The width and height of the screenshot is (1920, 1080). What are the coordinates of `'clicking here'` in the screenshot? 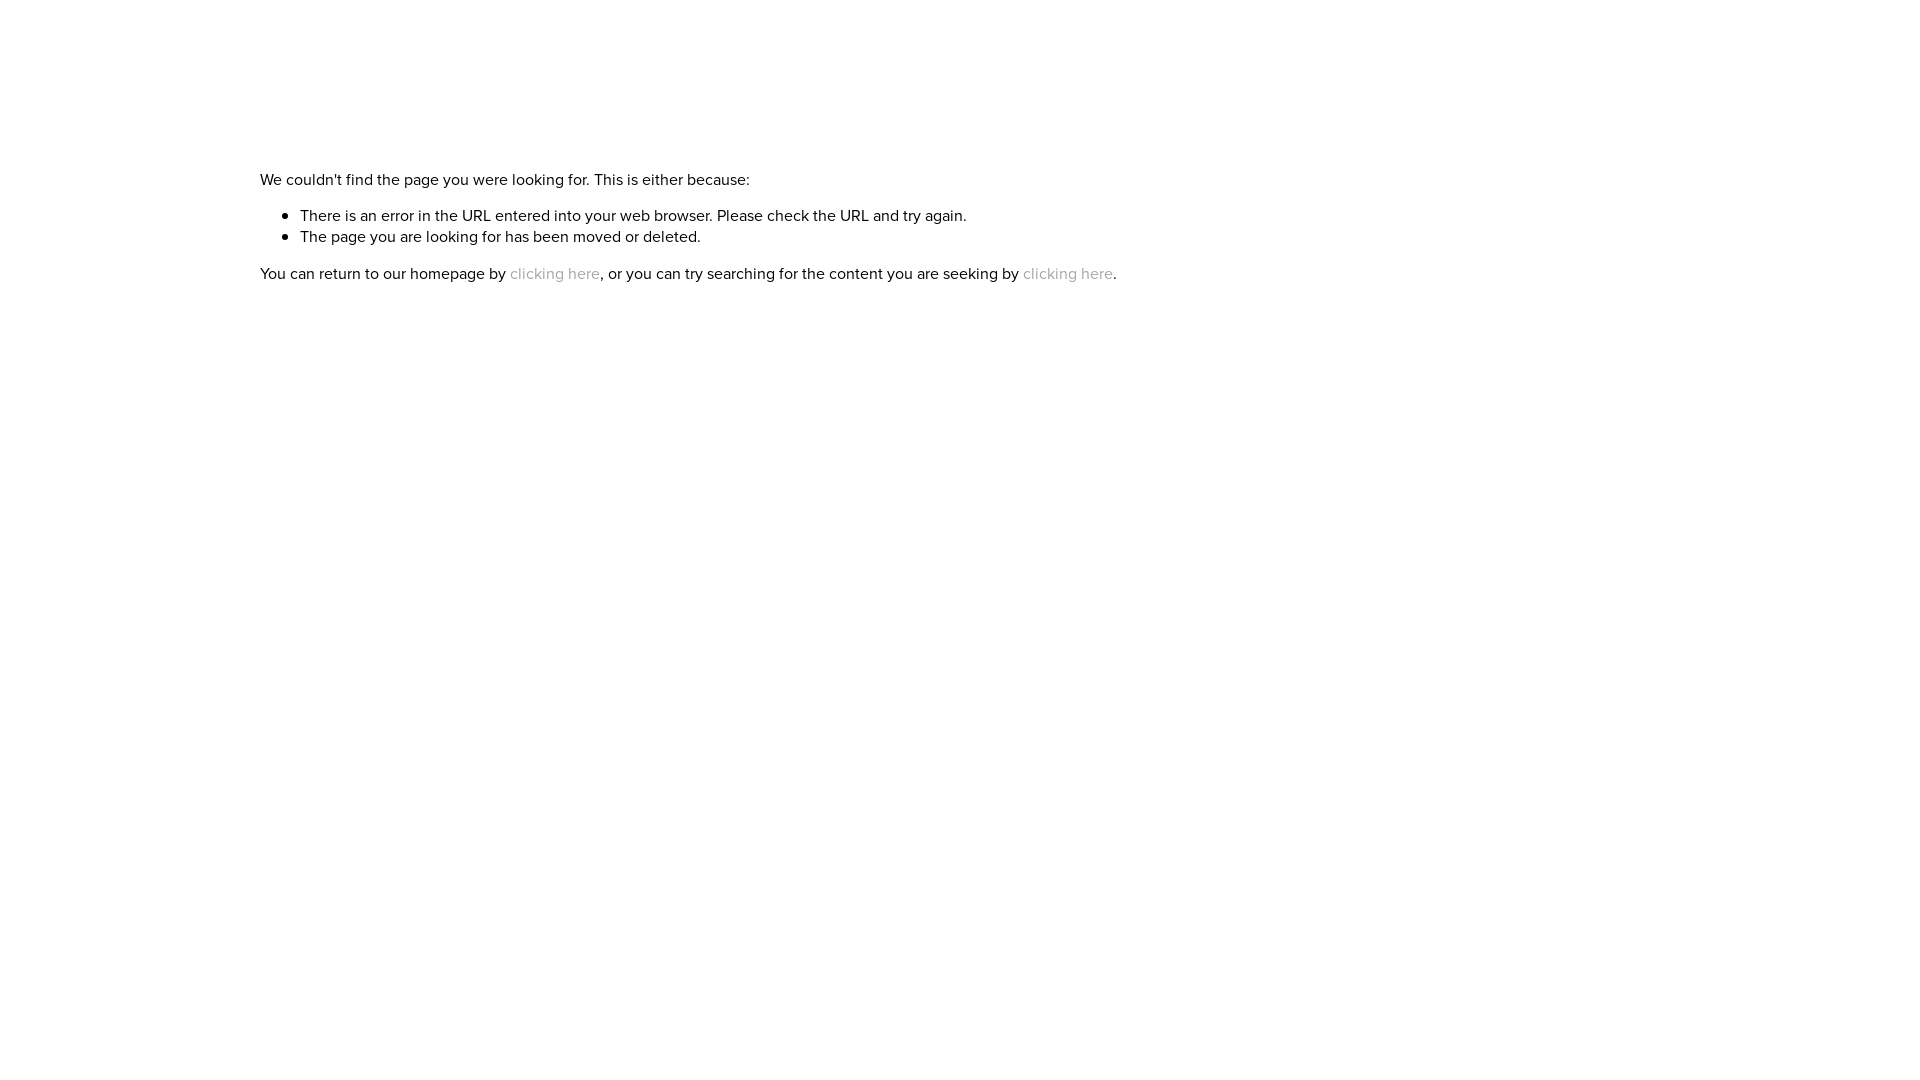 It's located at (555, 273).